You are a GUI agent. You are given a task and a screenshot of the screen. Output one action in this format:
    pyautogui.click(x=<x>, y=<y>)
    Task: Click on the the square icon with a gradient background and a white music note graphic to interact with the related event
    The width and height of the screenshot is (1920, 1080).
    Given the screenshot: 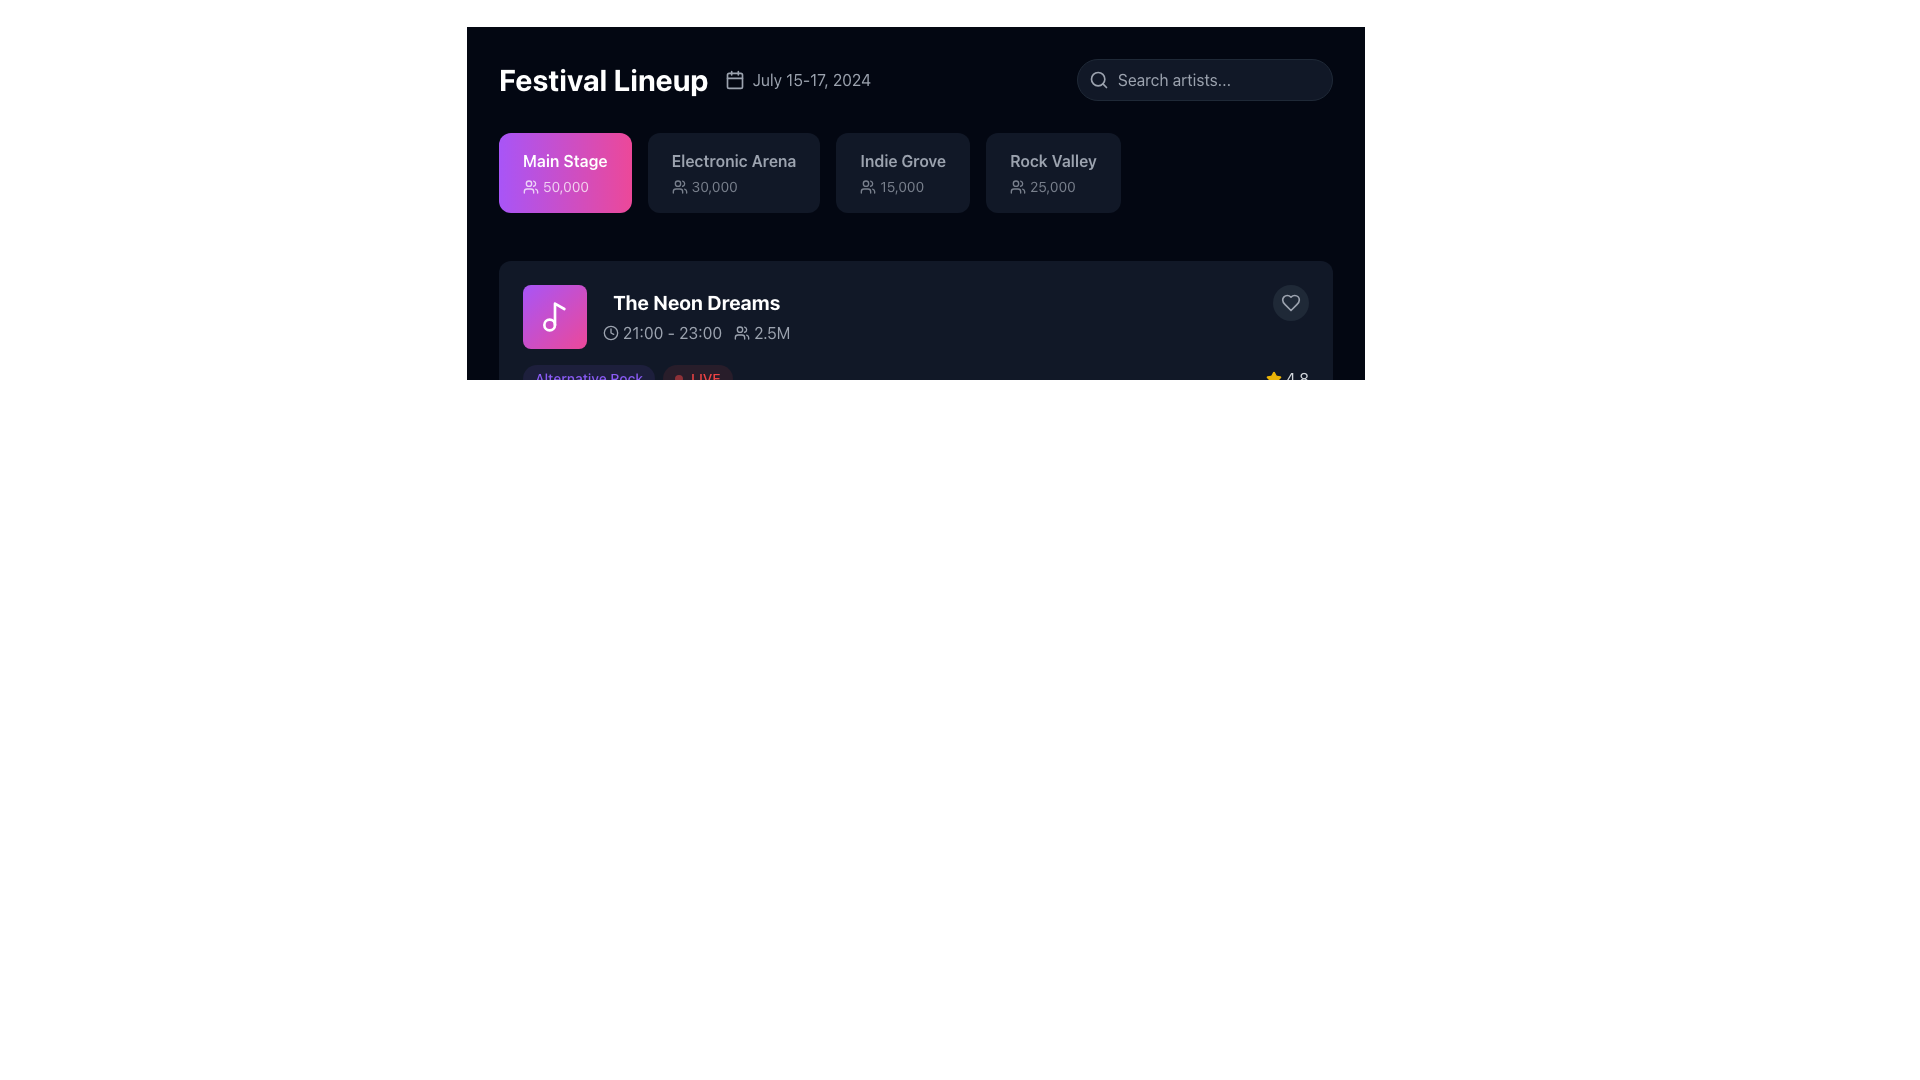 What is the action you would take?
    pyautogui.click(x=555, y=315)
    